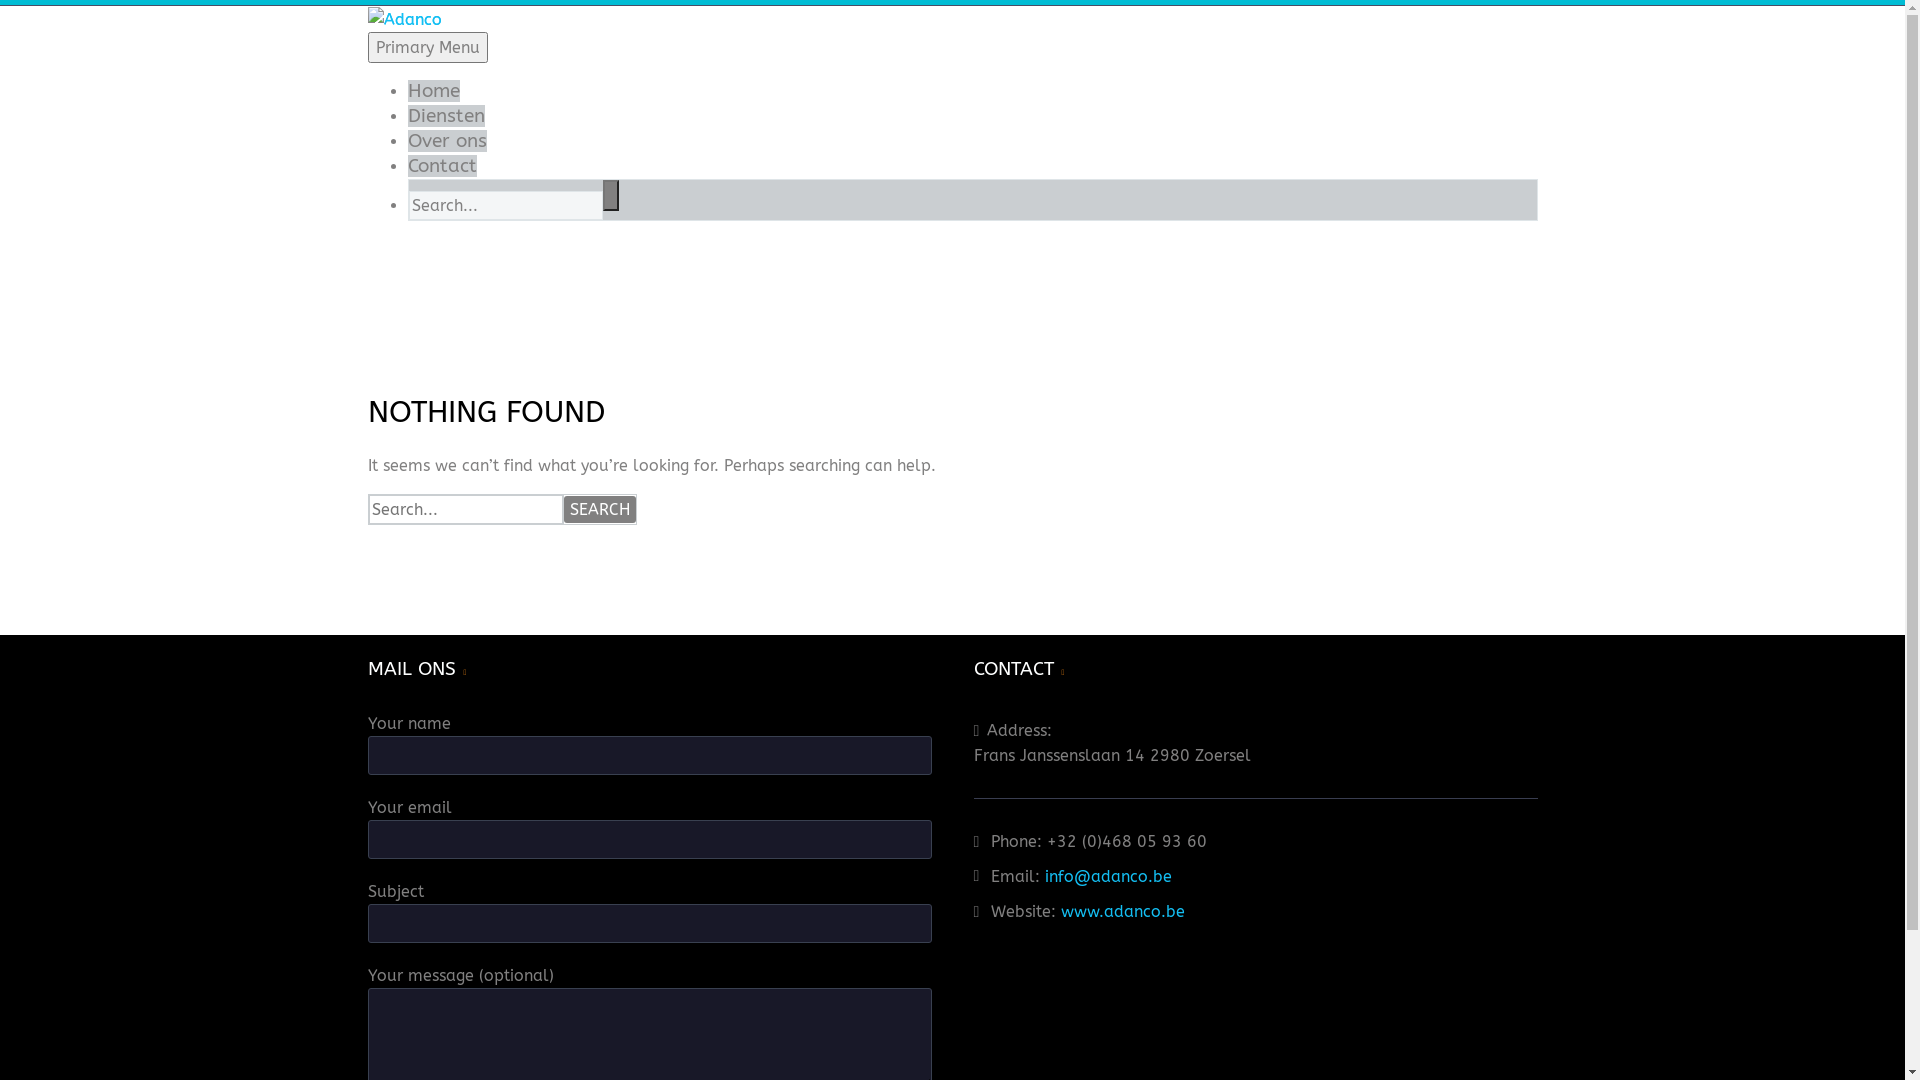  Describe the element at coordinates (441, 164) in the screenshot. I see `'Contact'` at that location.